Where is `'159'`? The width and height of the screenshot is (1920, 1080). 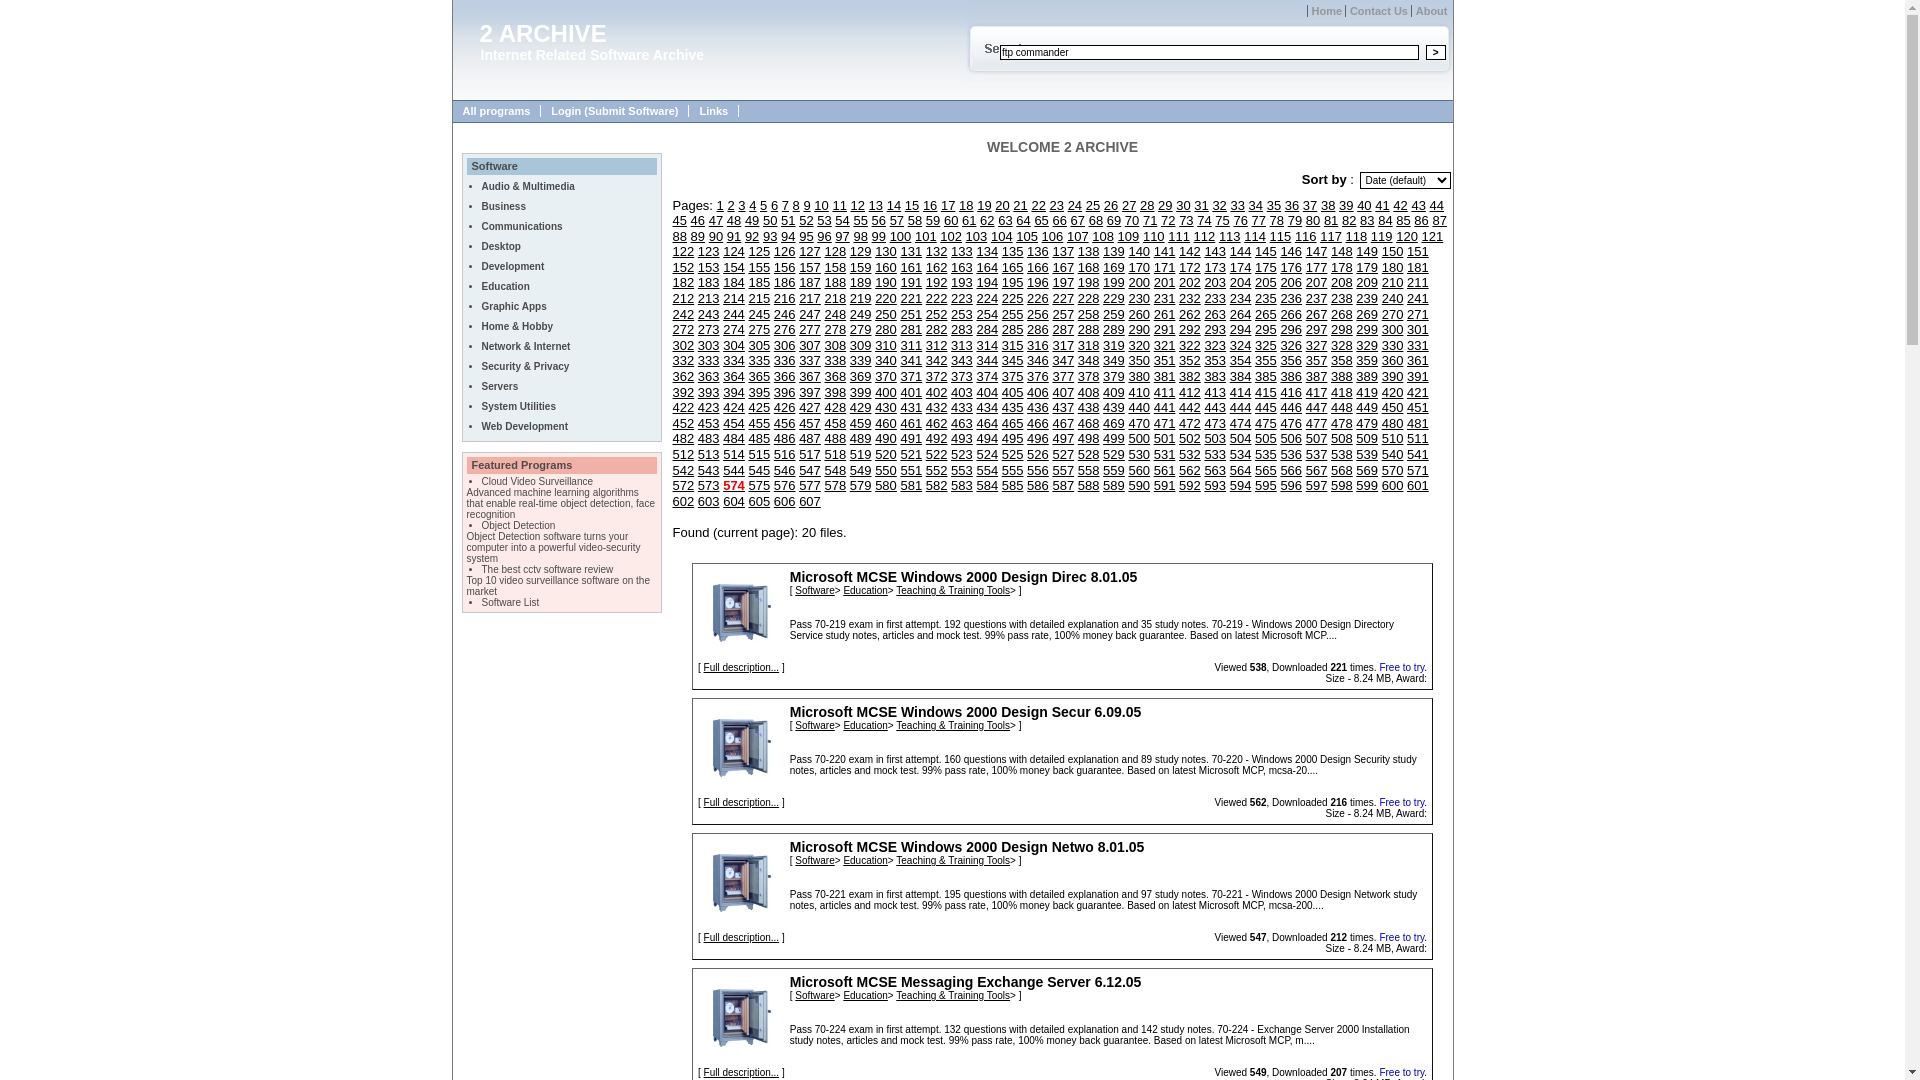 '159' is located at coordinates (860, 266).